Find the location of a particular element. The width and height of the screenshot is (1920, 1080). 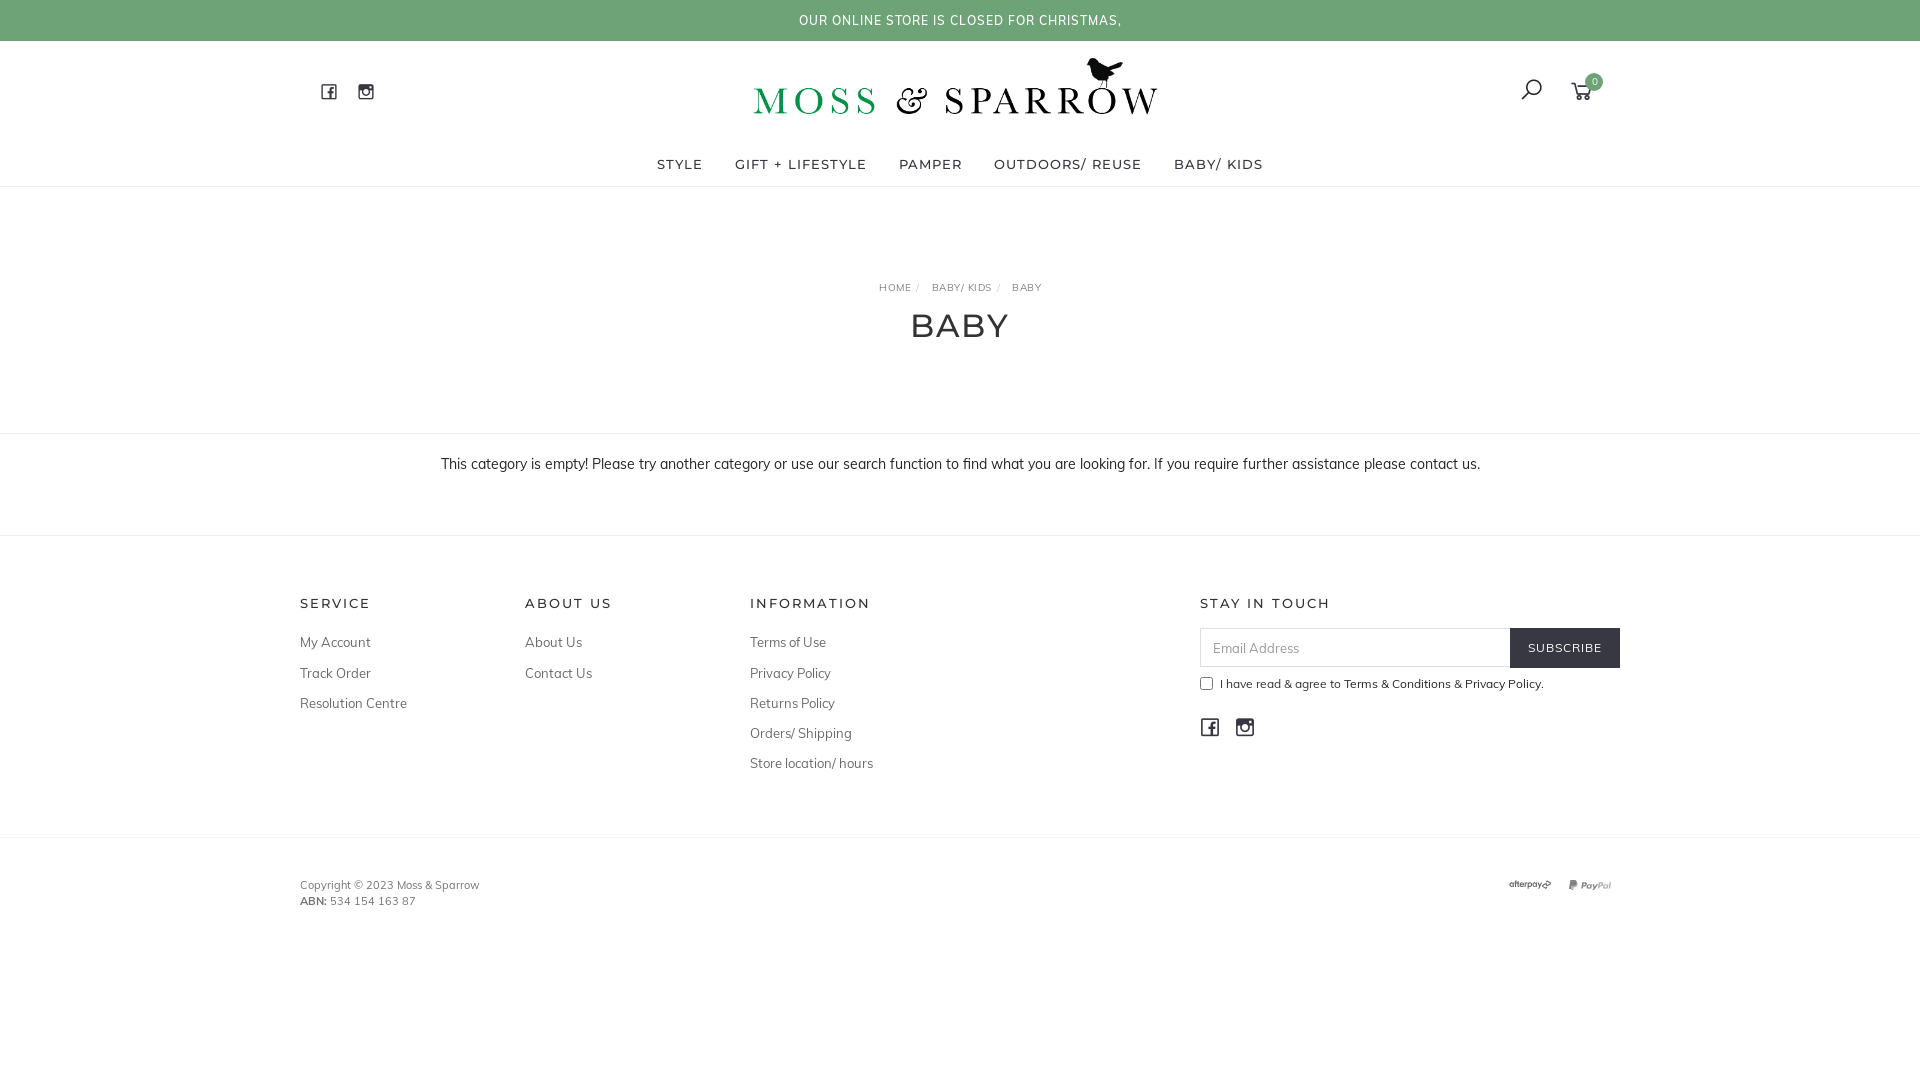

'PAMPER' is located at coordinates (887, 163).